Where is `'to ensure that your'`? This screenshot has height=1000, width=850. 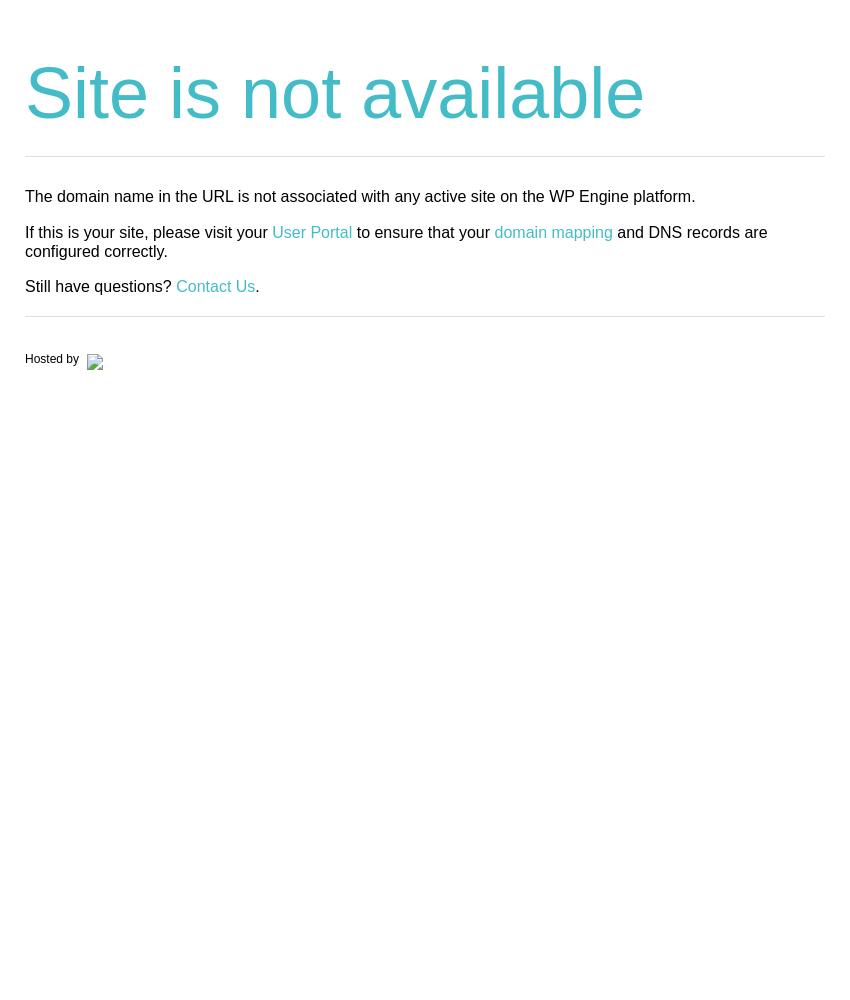 'to ensure that your' is located at coordinates (350, 230).